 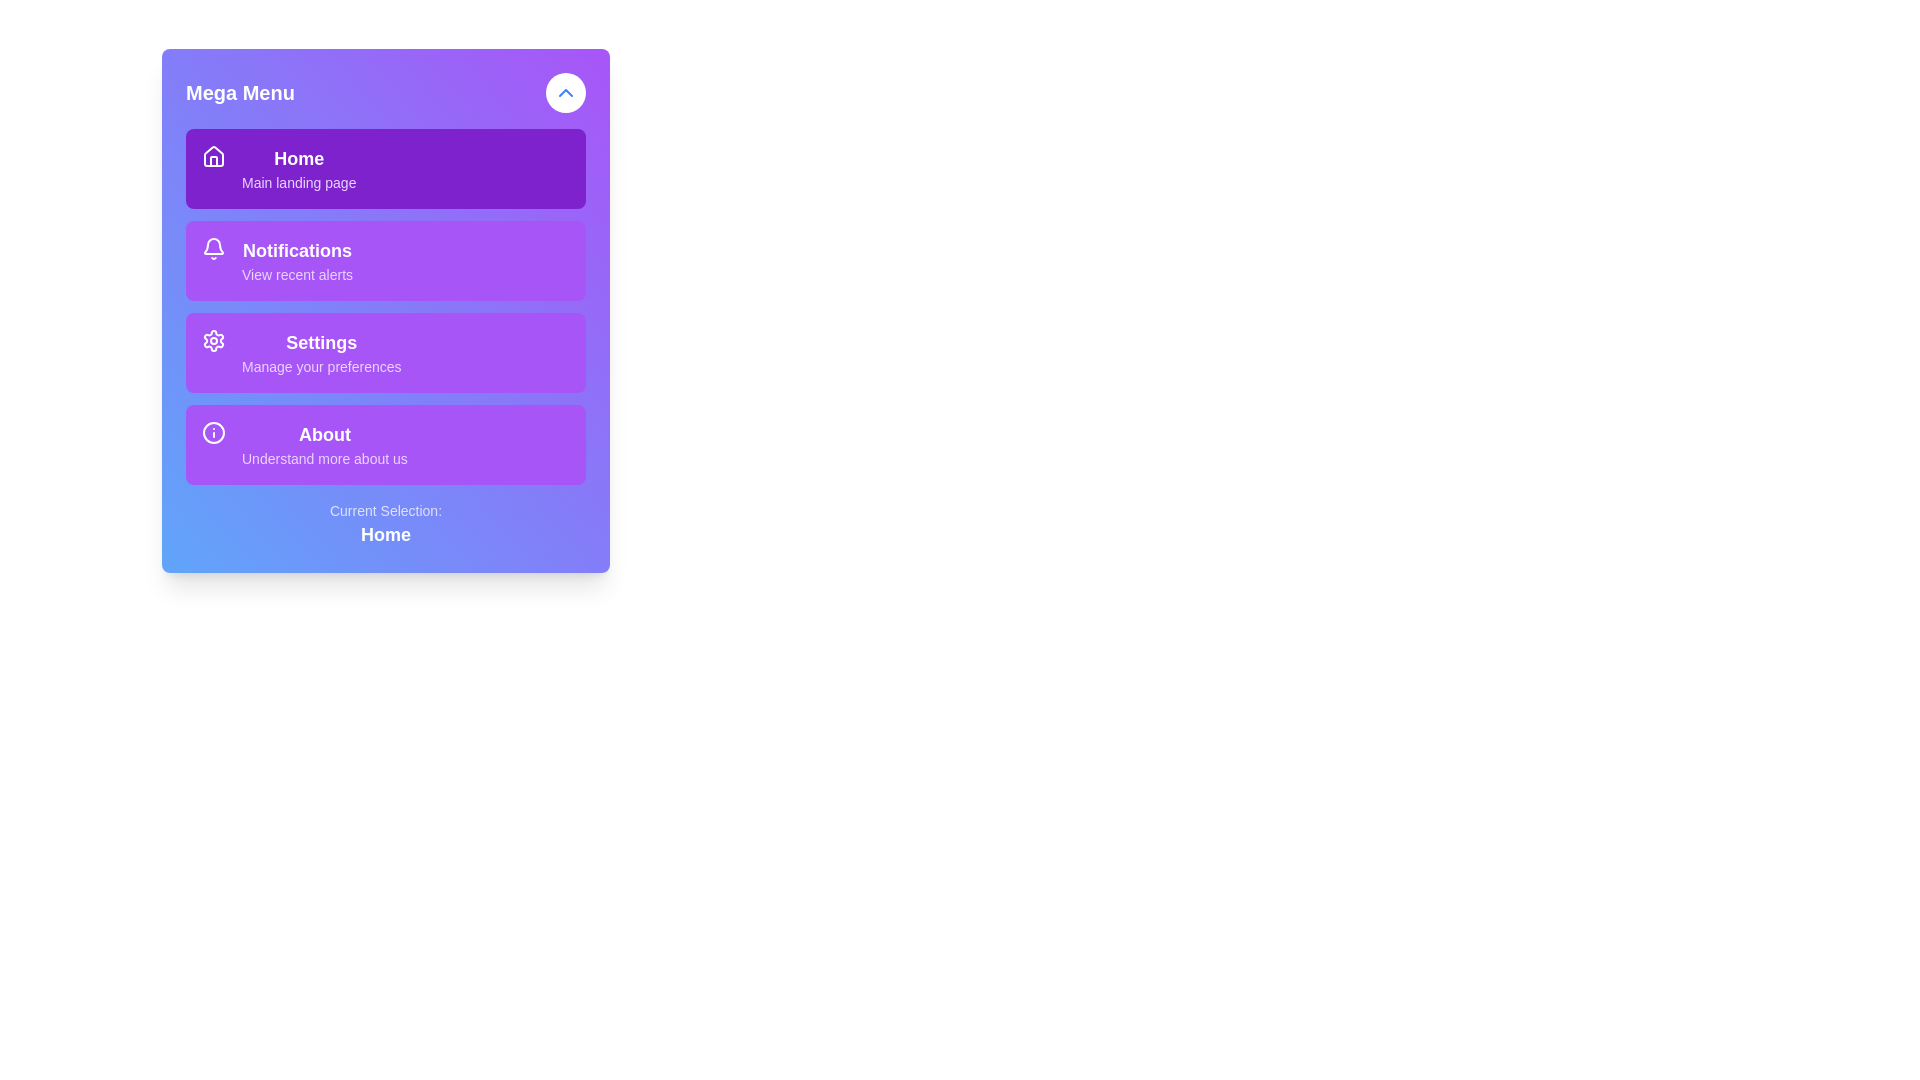 I want to click on the purple rounded rectangular button labeled 'Settings', so click(x=385, y=352).